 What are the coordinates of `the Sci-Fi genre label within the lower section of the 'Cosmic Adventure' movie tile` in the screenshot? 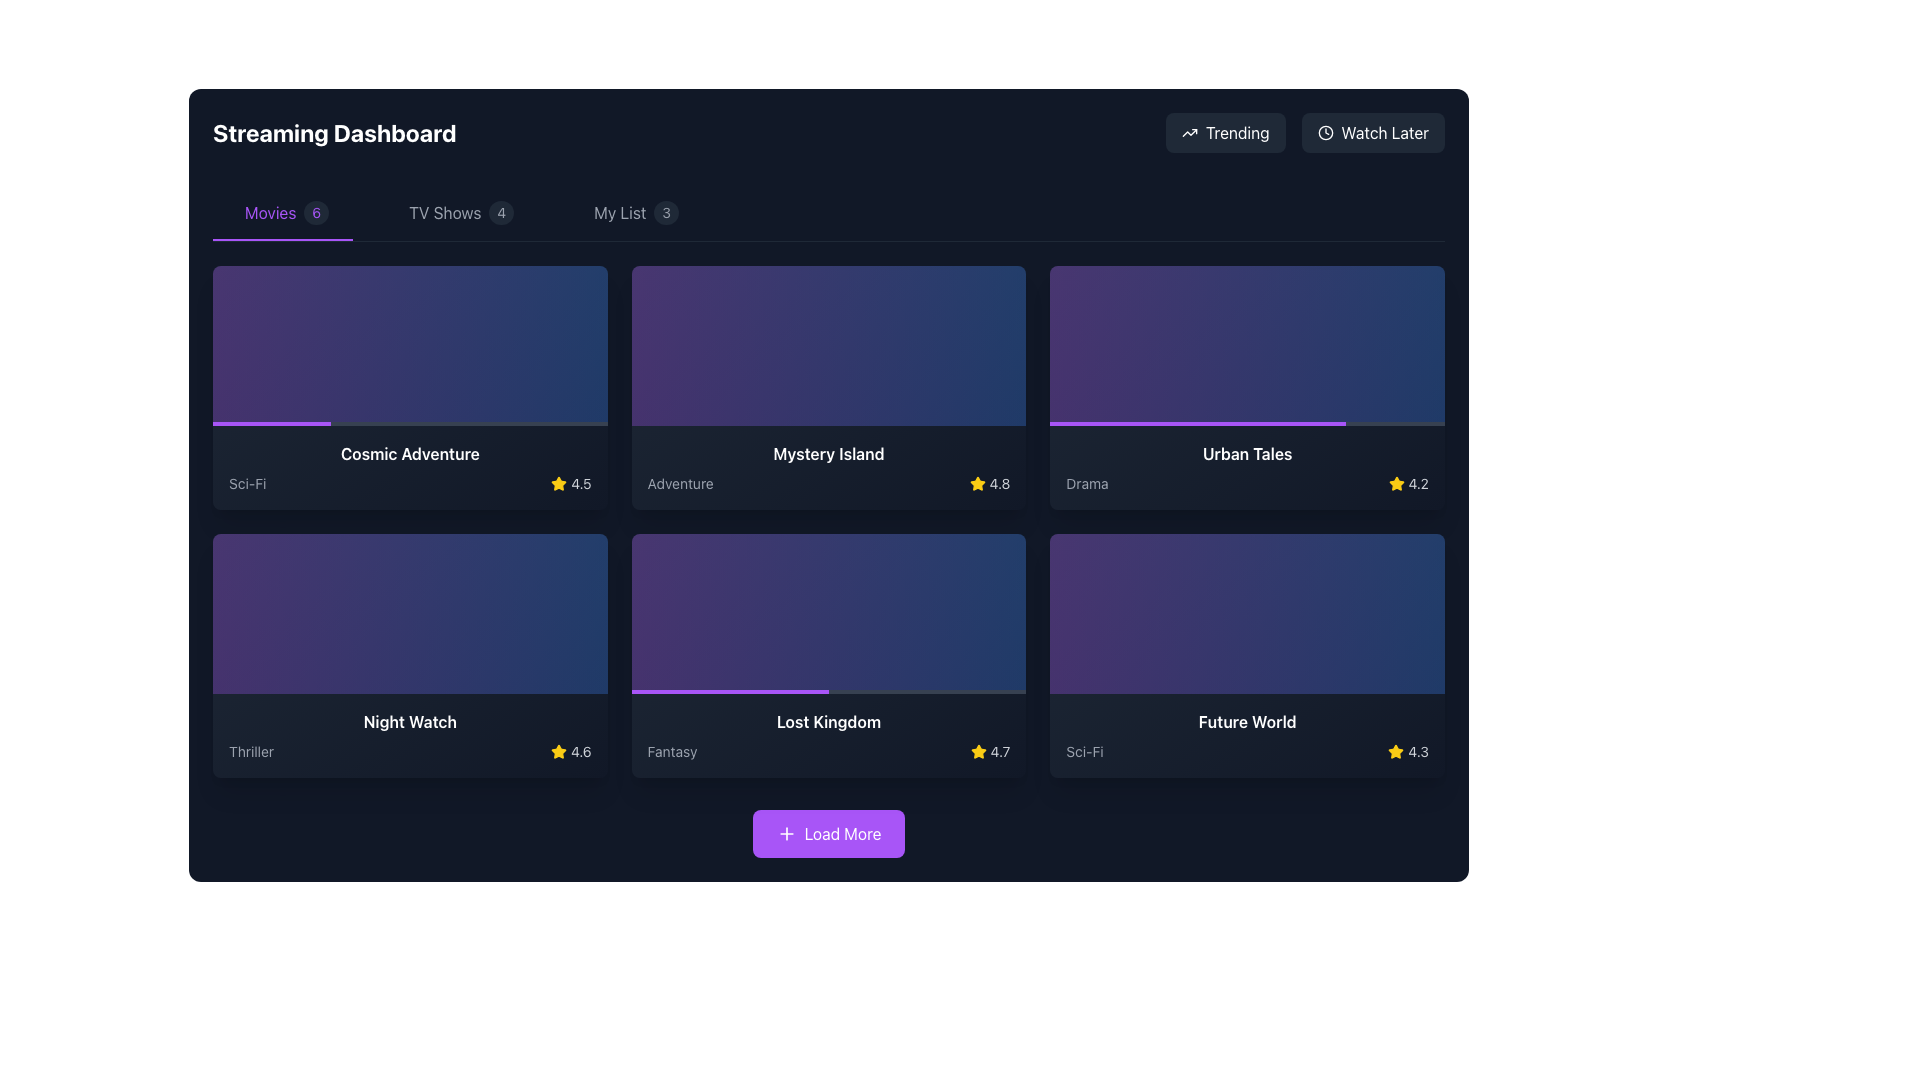 It's located at (246, 483).